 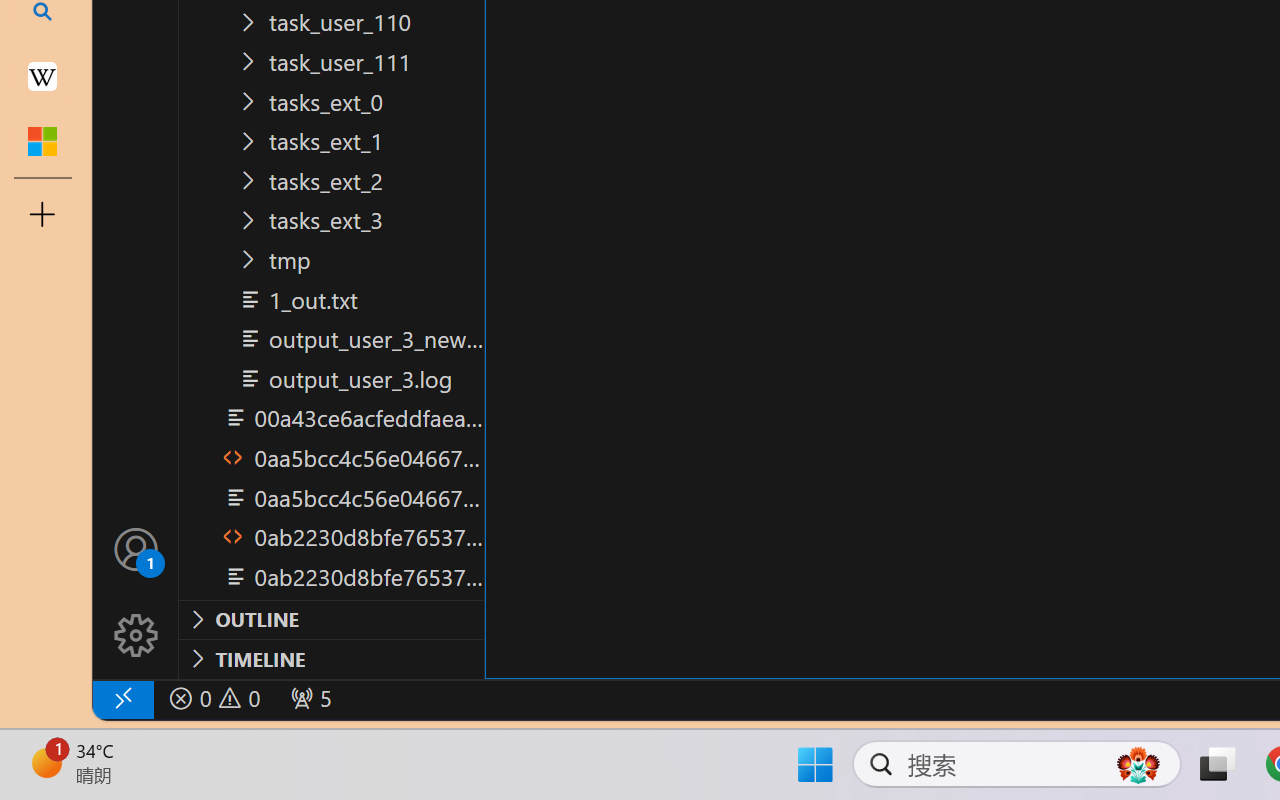 I want to click on 'Timeline Section', so click(x=331, y=657).